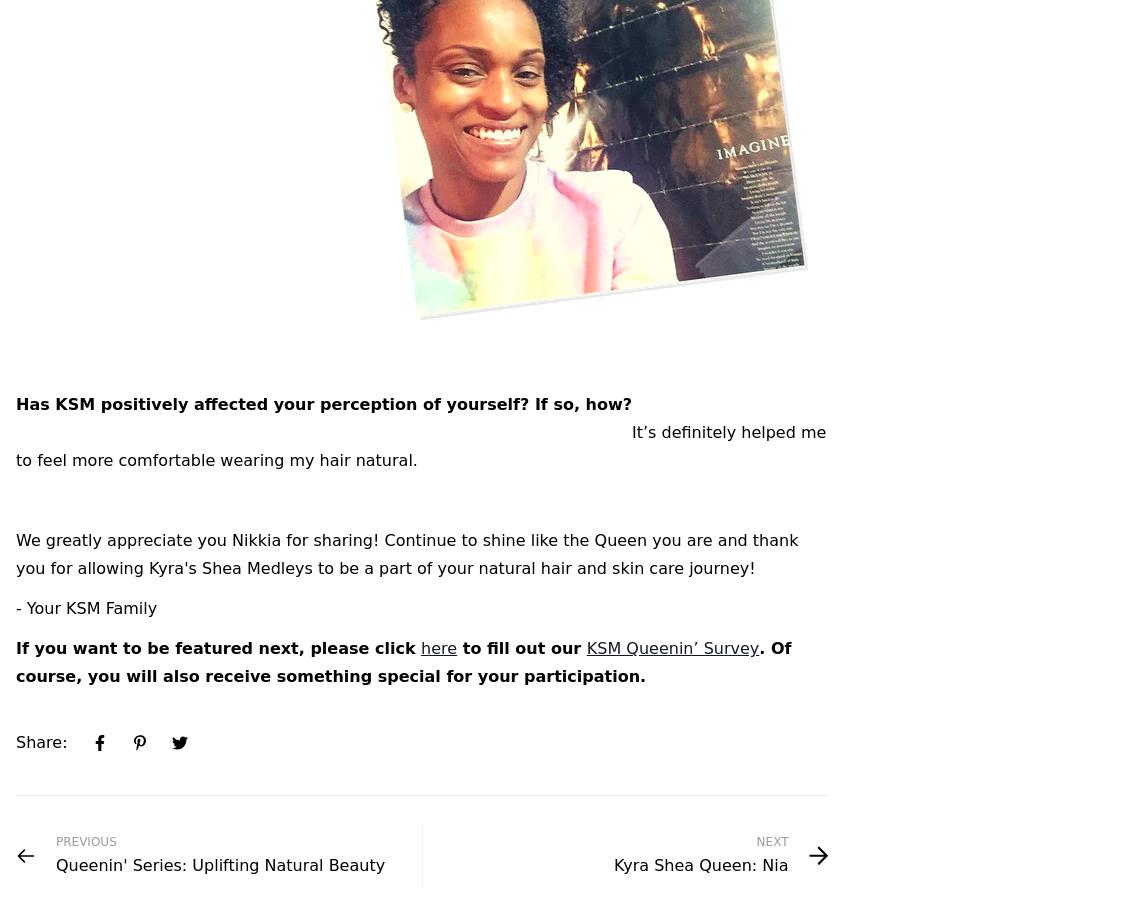 The image size is (1126, 915). Describe the element at coordinates (406, 554) in the screenshot. I see `'We greatly appreciate you Nikkia for sharing! Continue to shine like the Queen you are and thank you for allowing Kyra's Shea Medleys to be a part of your natural hair and skin care journey!'` at that location.